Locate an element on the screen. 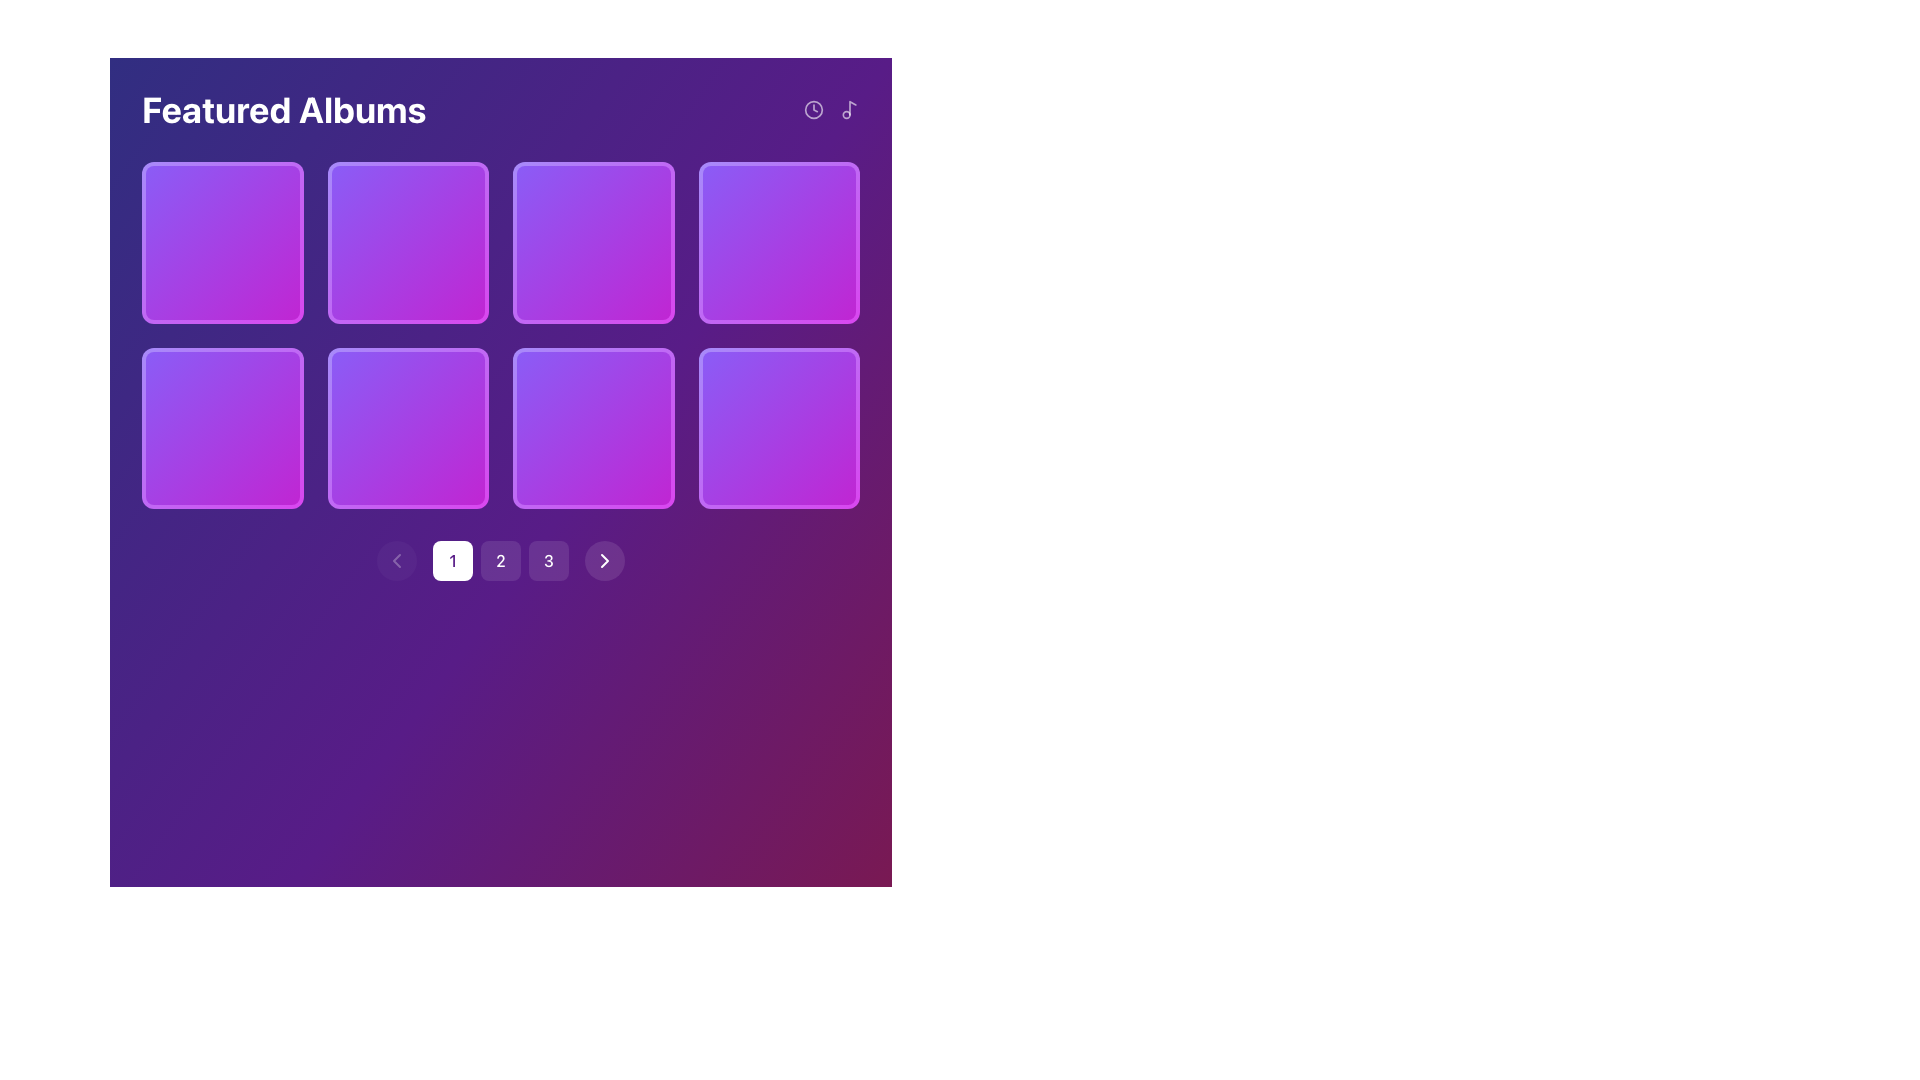 Image resolution: width=1920 pixels, height=1080 pixels. the album feature tile located in the top row, third column of the 4x2 grid layout to interact or view details is located at coordinates (778, 241).